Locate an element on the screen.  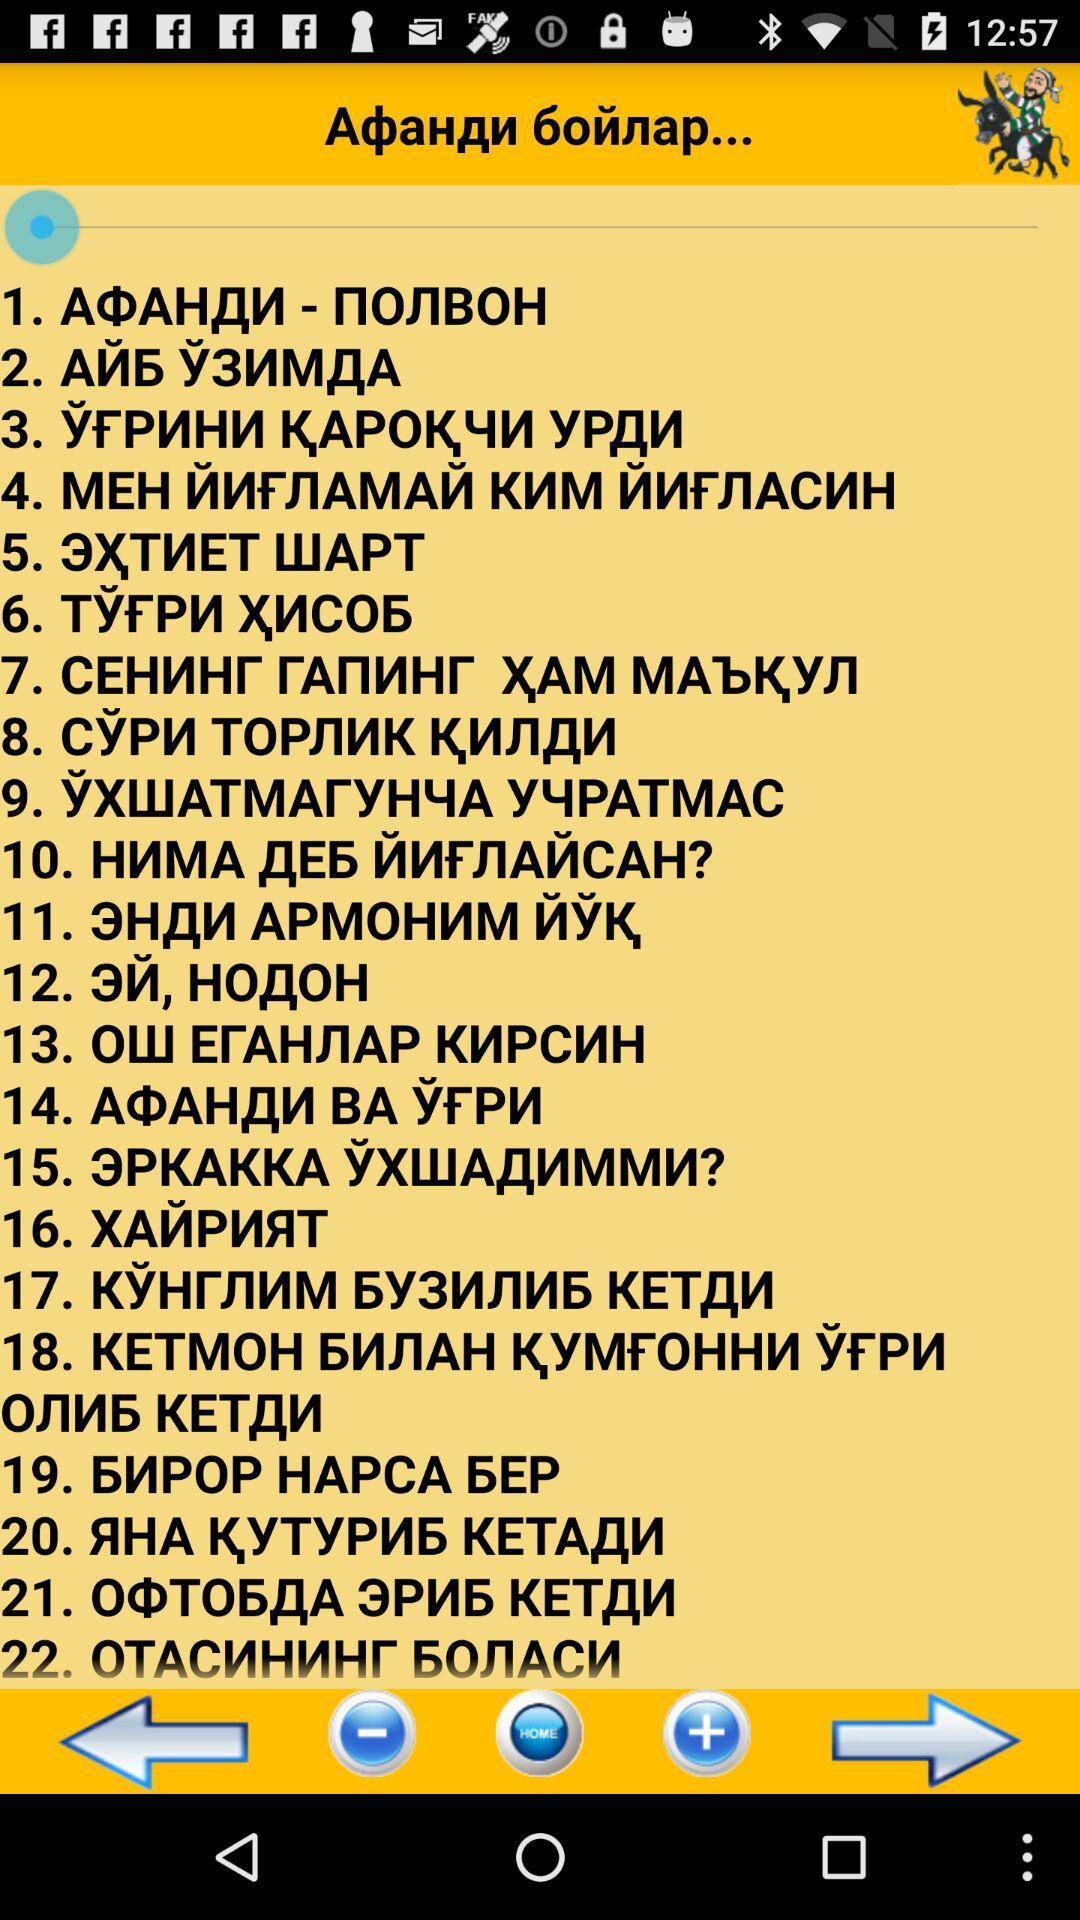
the icon at the bottom right corner is located at coordinates (935, 1740).